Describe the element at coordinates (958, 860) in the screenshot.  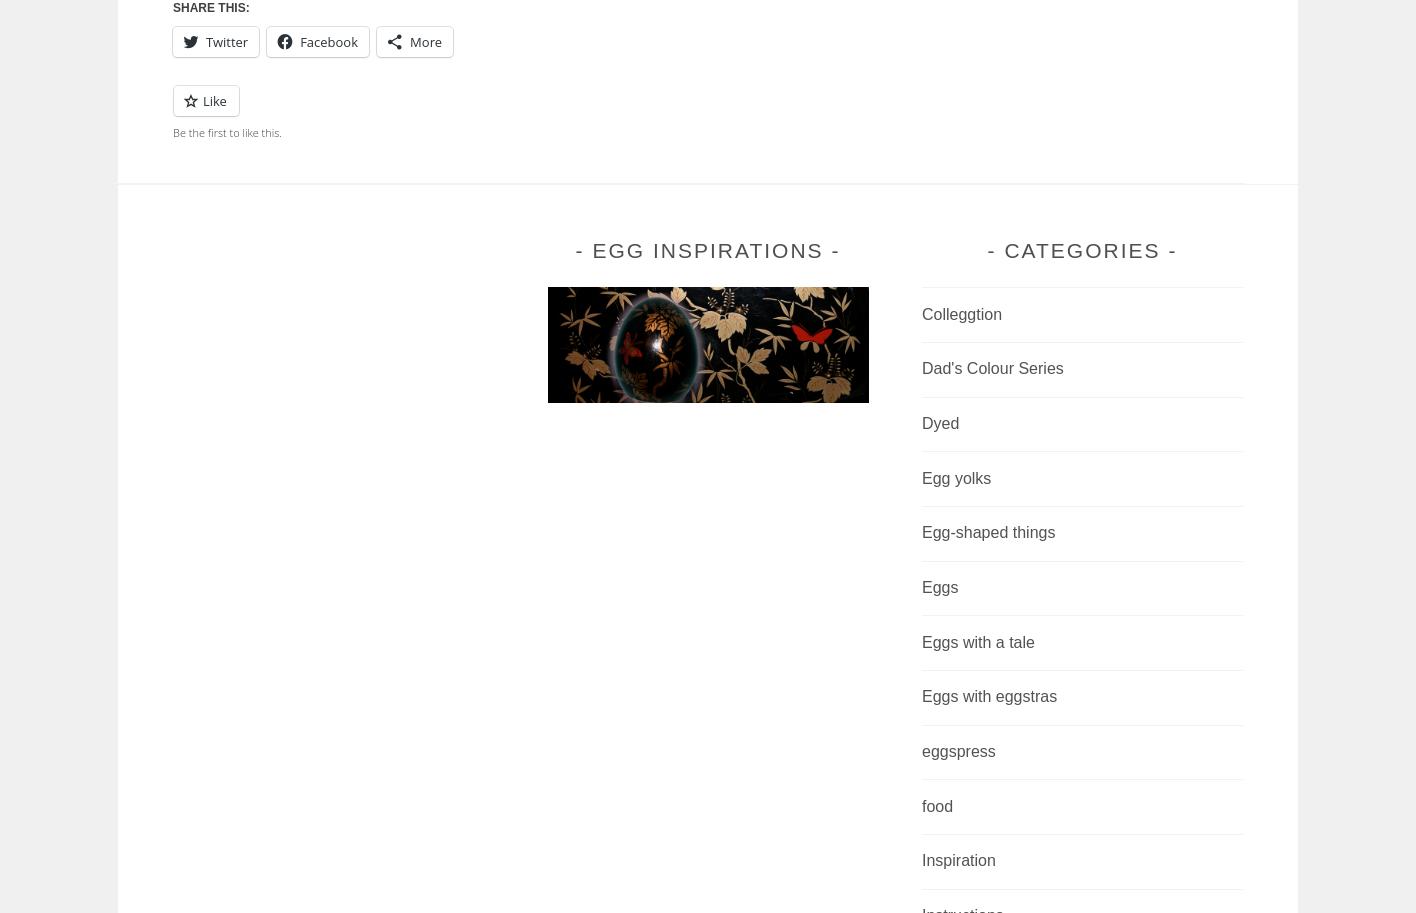
I see `'Inspiration'` at that location.